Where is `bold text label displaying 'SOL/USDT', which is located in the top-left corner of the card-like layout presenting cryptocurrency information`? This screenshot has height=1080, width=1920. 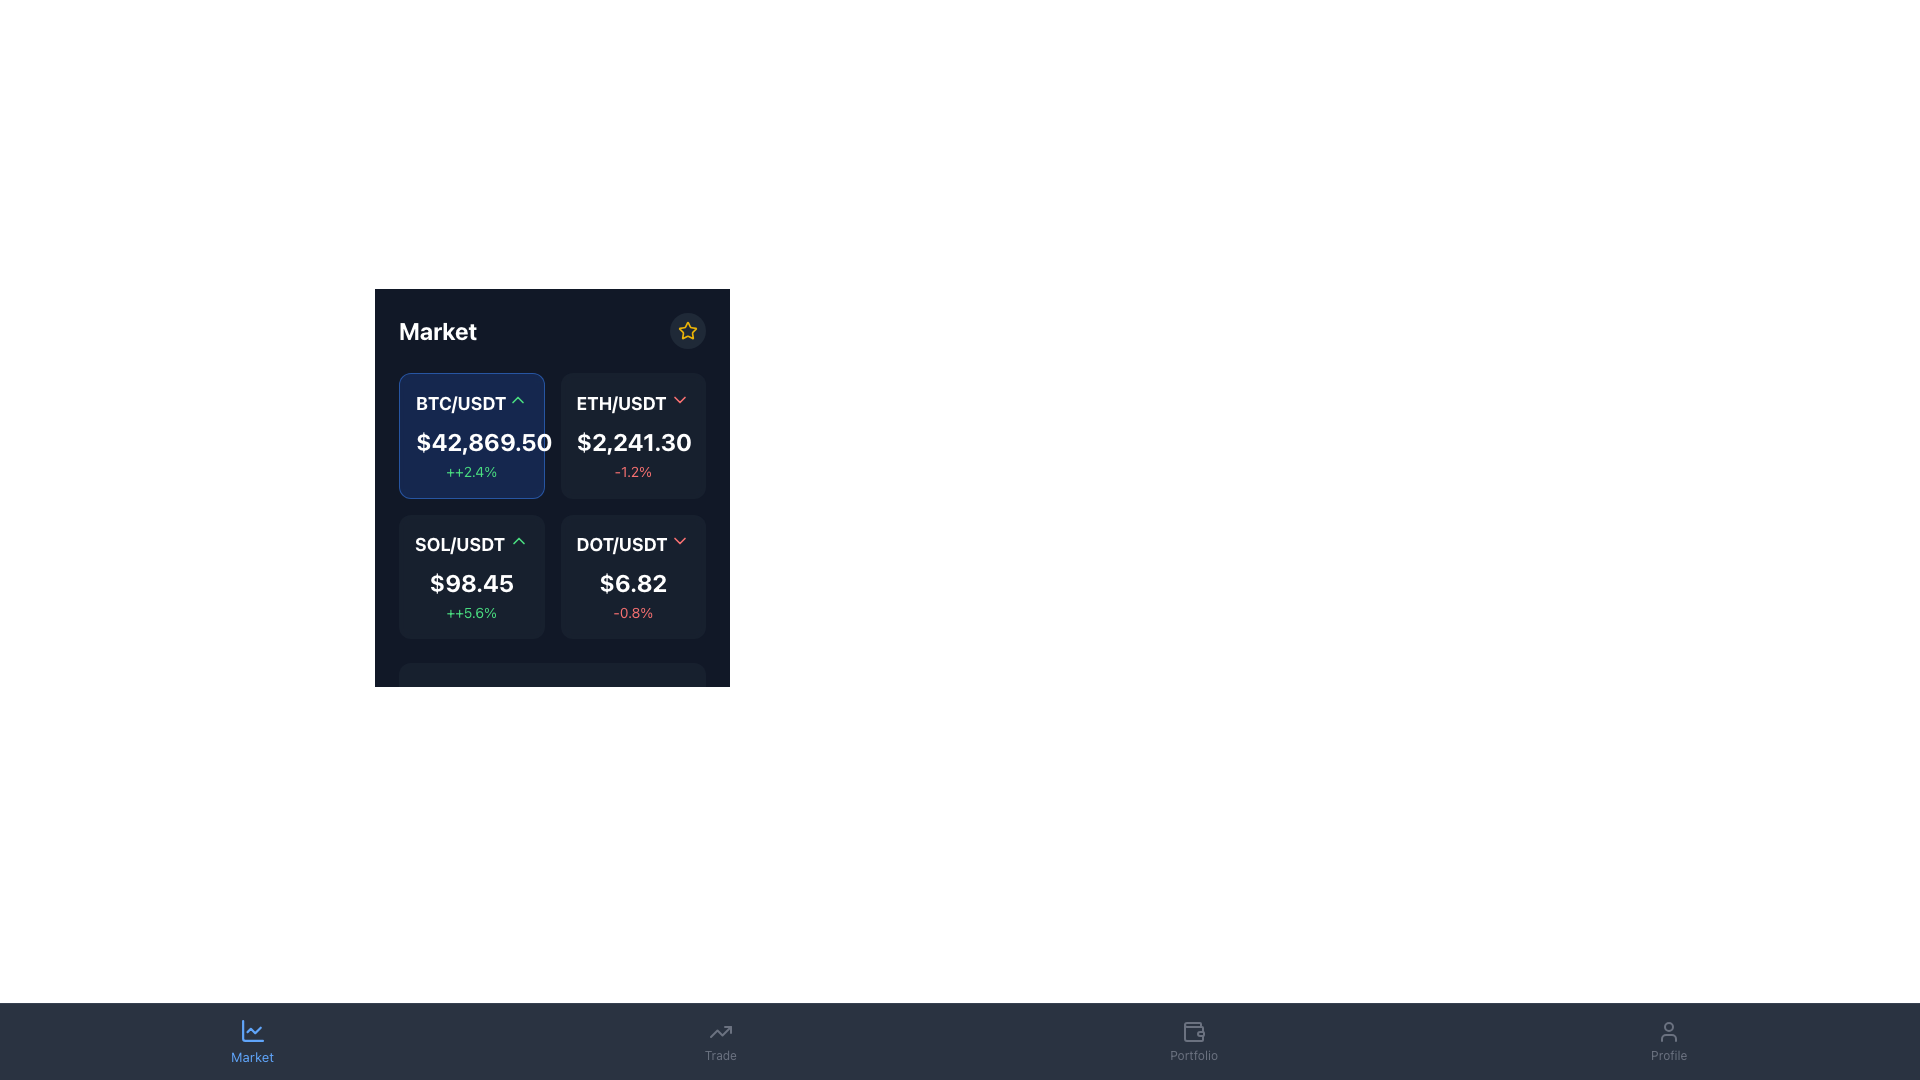
bold text label displaying 'SOL/USDT', which is located in the top-left corner of the card-like layout presenting cryptocurrency information is located at coordinates (459, 544).